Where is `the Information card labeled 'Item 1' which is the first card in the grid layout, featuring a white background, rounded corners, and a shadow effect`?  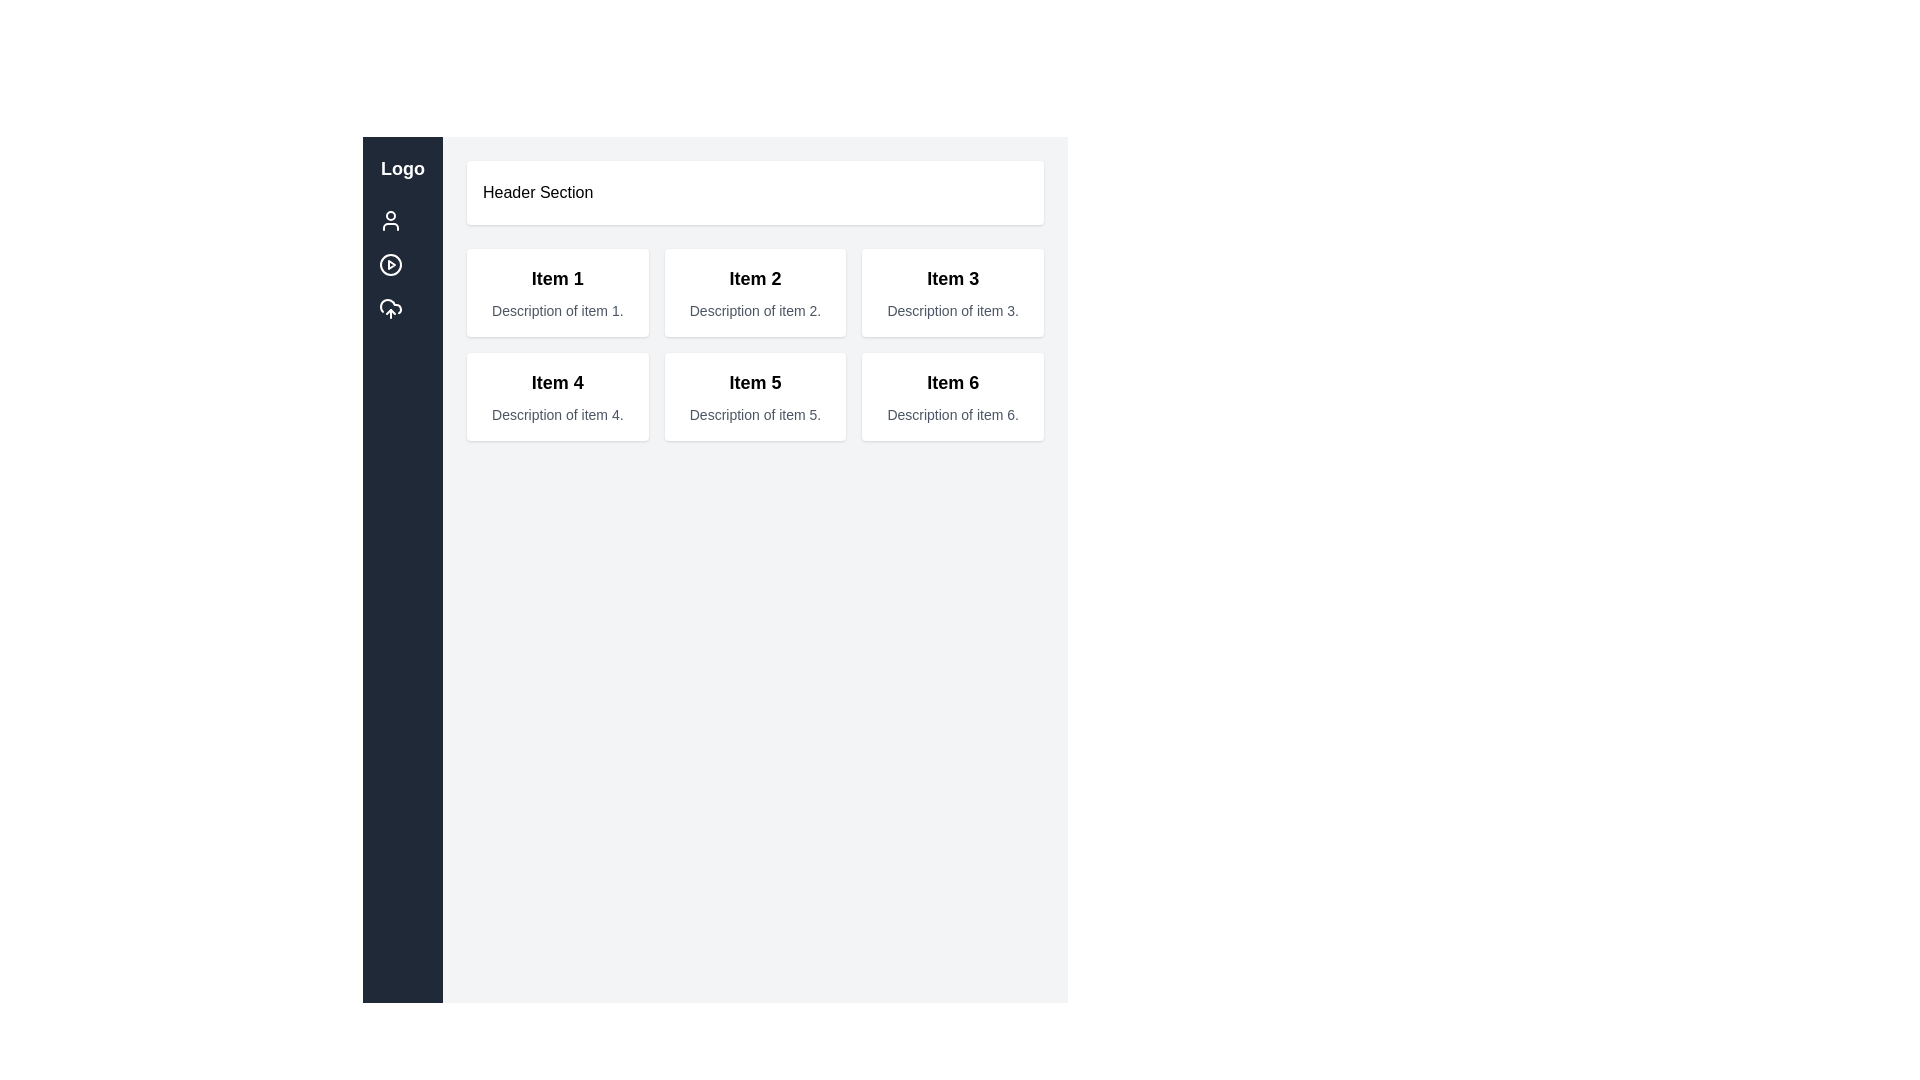
the Information card labeled 'Item 1' which is the first card in the grid layout, featuring a white background, rounded corners, and a shadow effect is located at coordinates (557, 293).